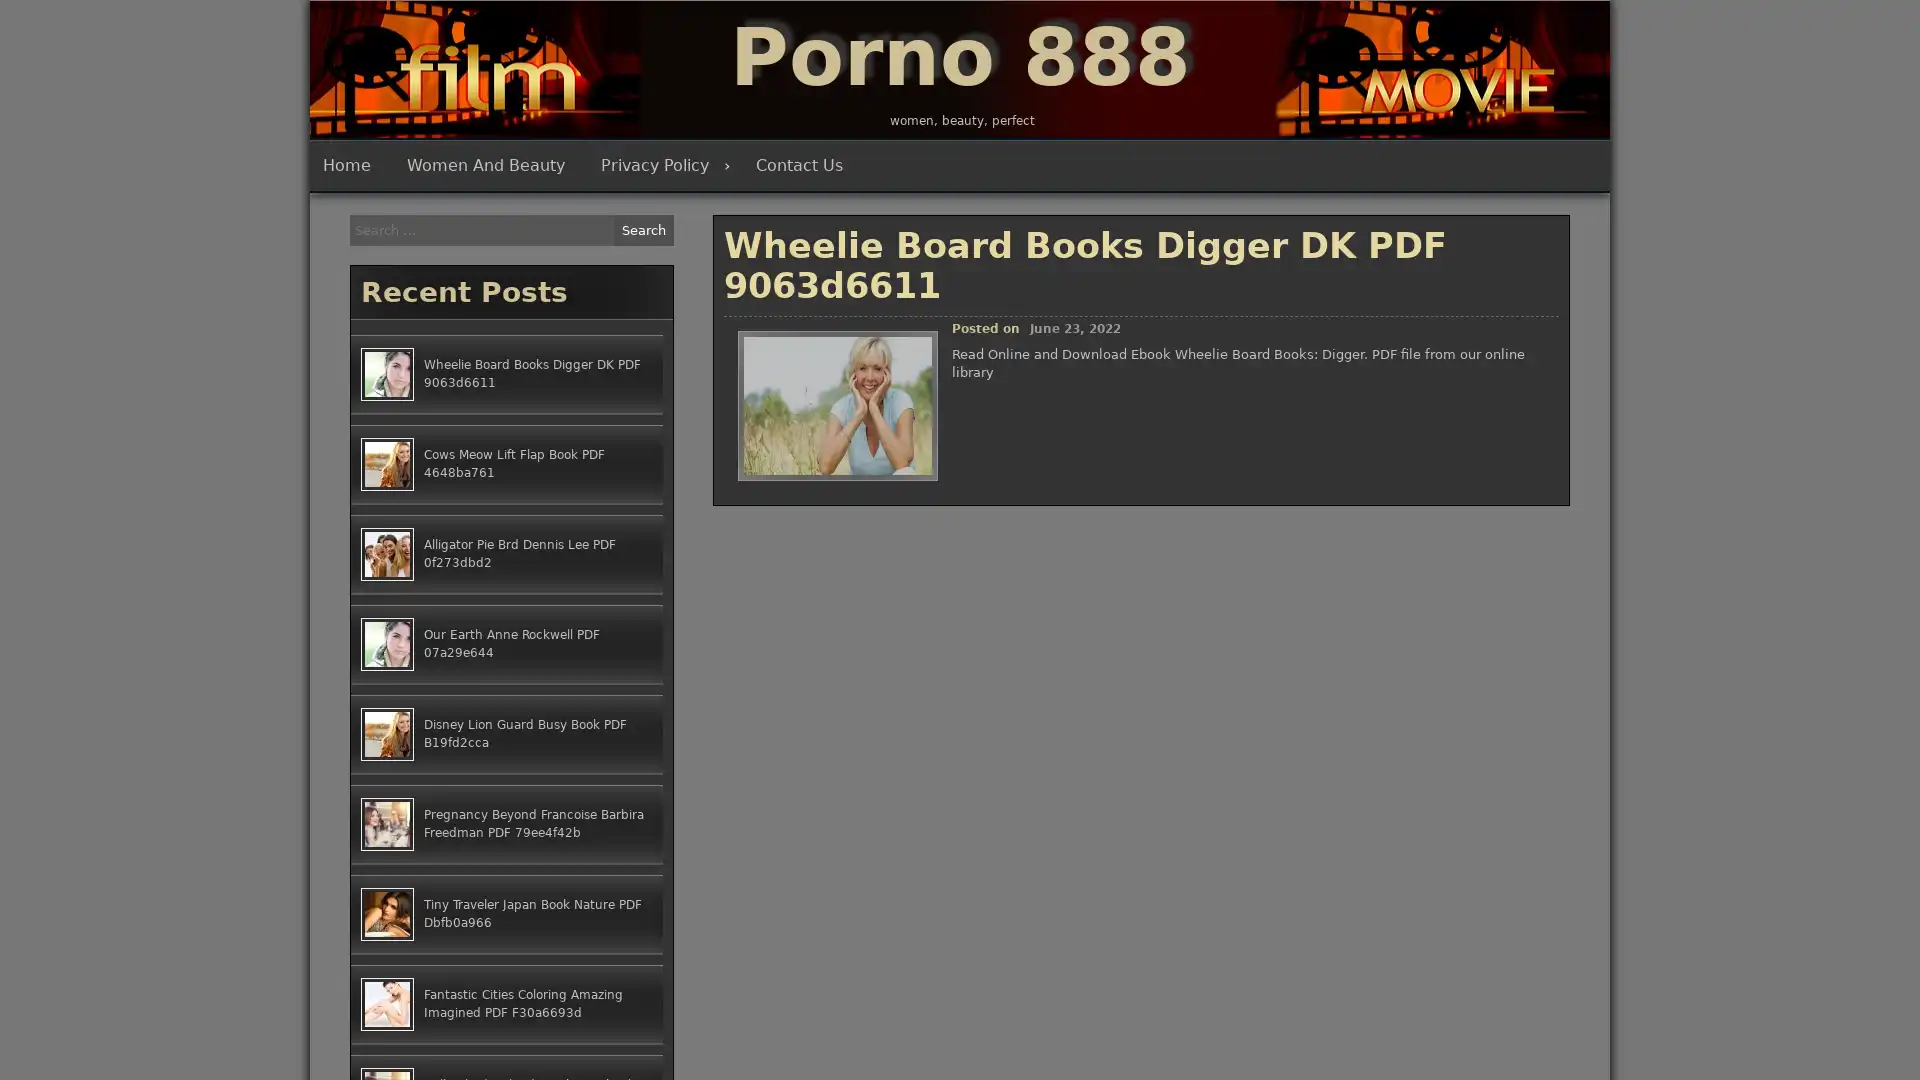 The height and width of the screenshot is (1080, 1920). Describe the element at coordinates (643, 229) in the screenshot. I see `Search` at that location.